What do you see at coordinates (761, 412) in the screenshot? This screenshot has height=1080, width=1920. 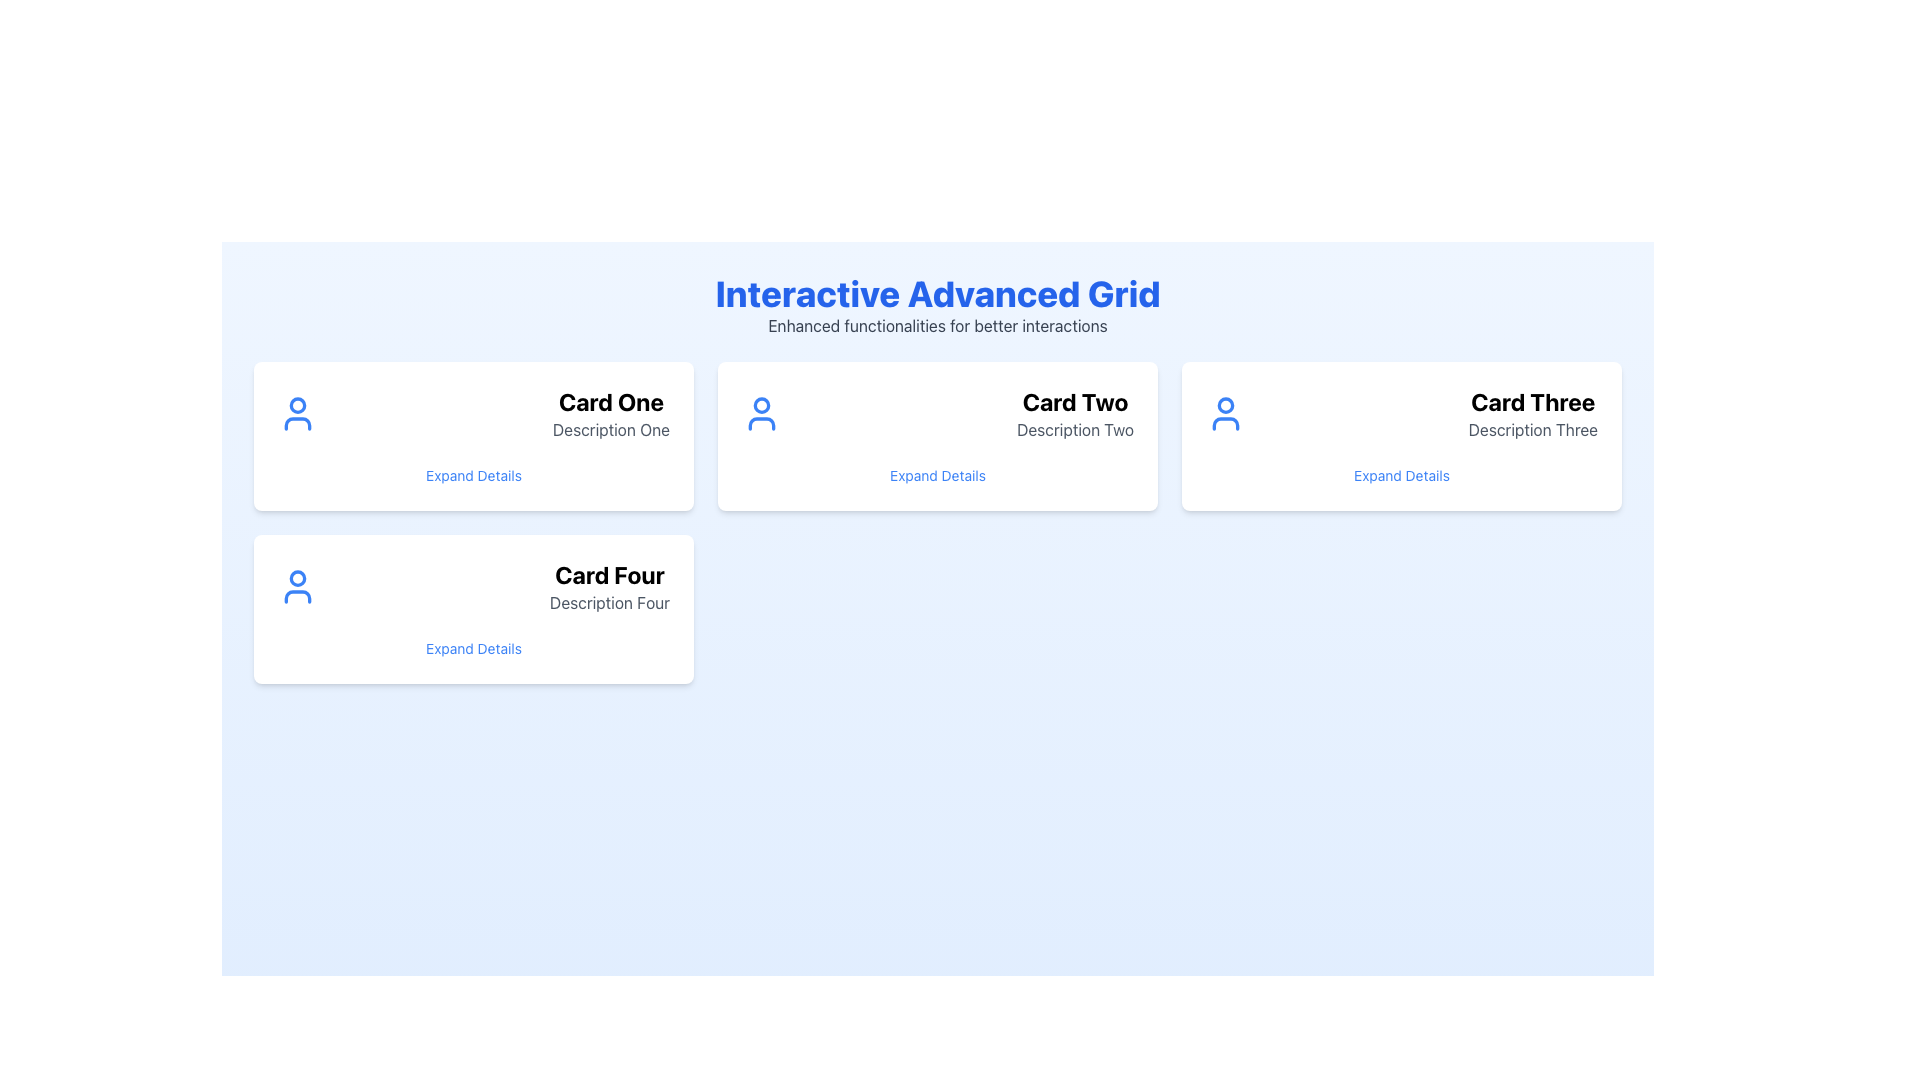 I see `the user profile icon located in 'Card Two Description Two', positioned above the 'Expand Details' text` at bounding box center [761, 412].